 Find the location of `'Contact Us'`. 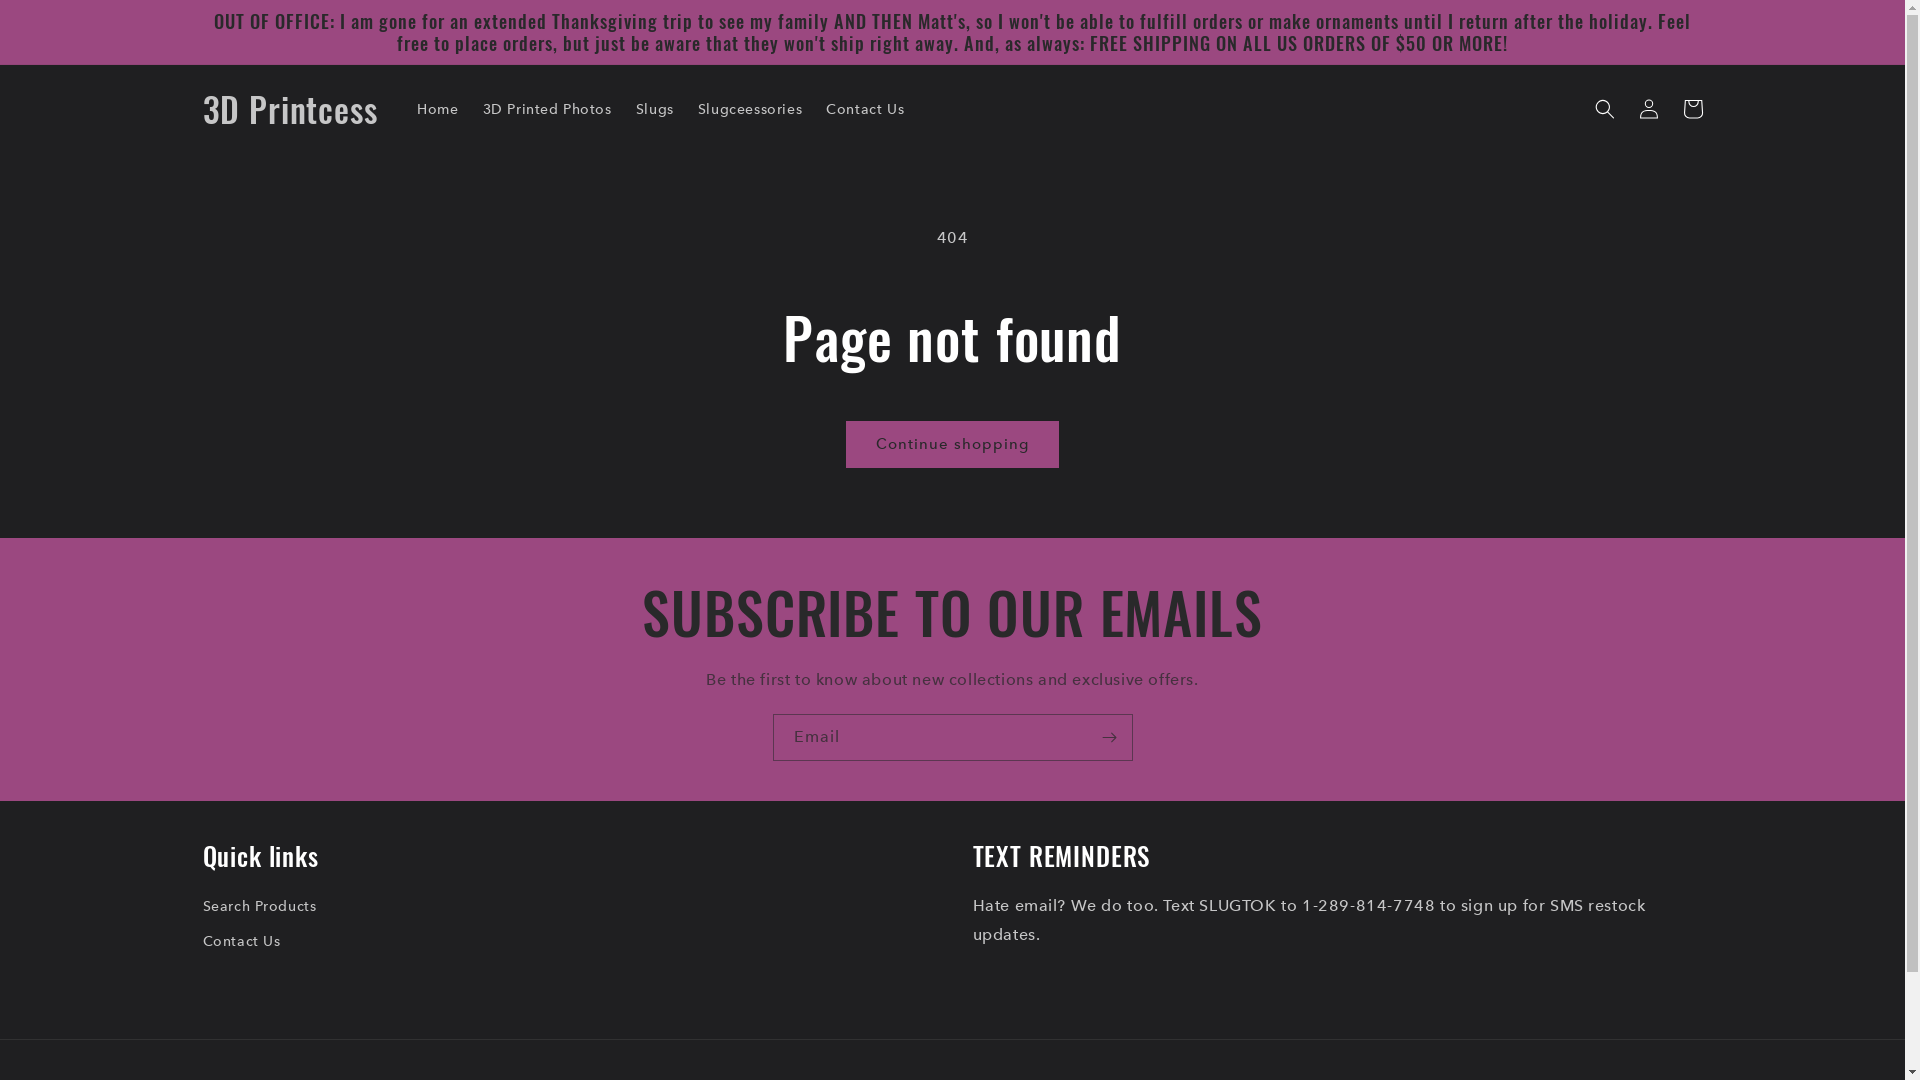

'Contact Us' is located at coordinates (864, 108).